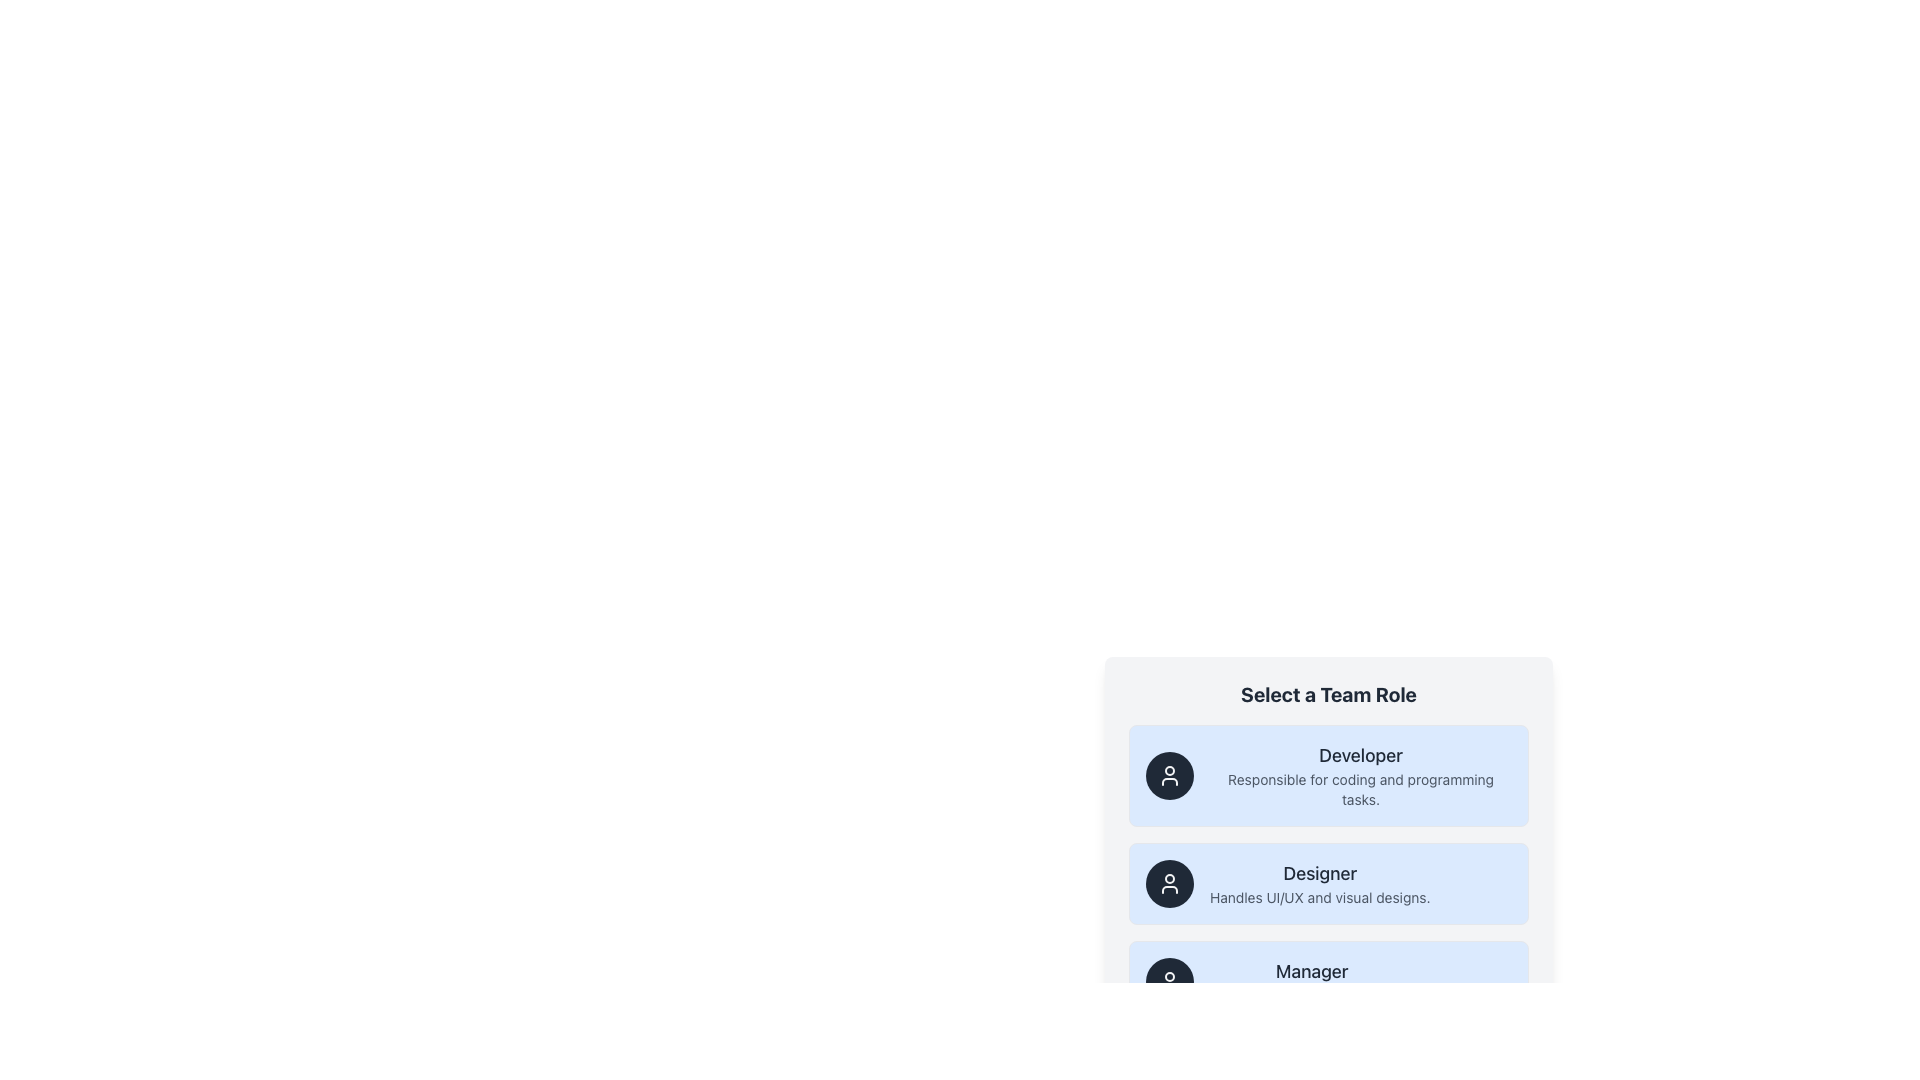 This screenshot has width=1920, height=1080. I want to click on the static text label that reads 'Responsible for coding and programming tasks.' located below the 'Developer' heading within its card in the lower-right area of the interface, so click(1360, 789).